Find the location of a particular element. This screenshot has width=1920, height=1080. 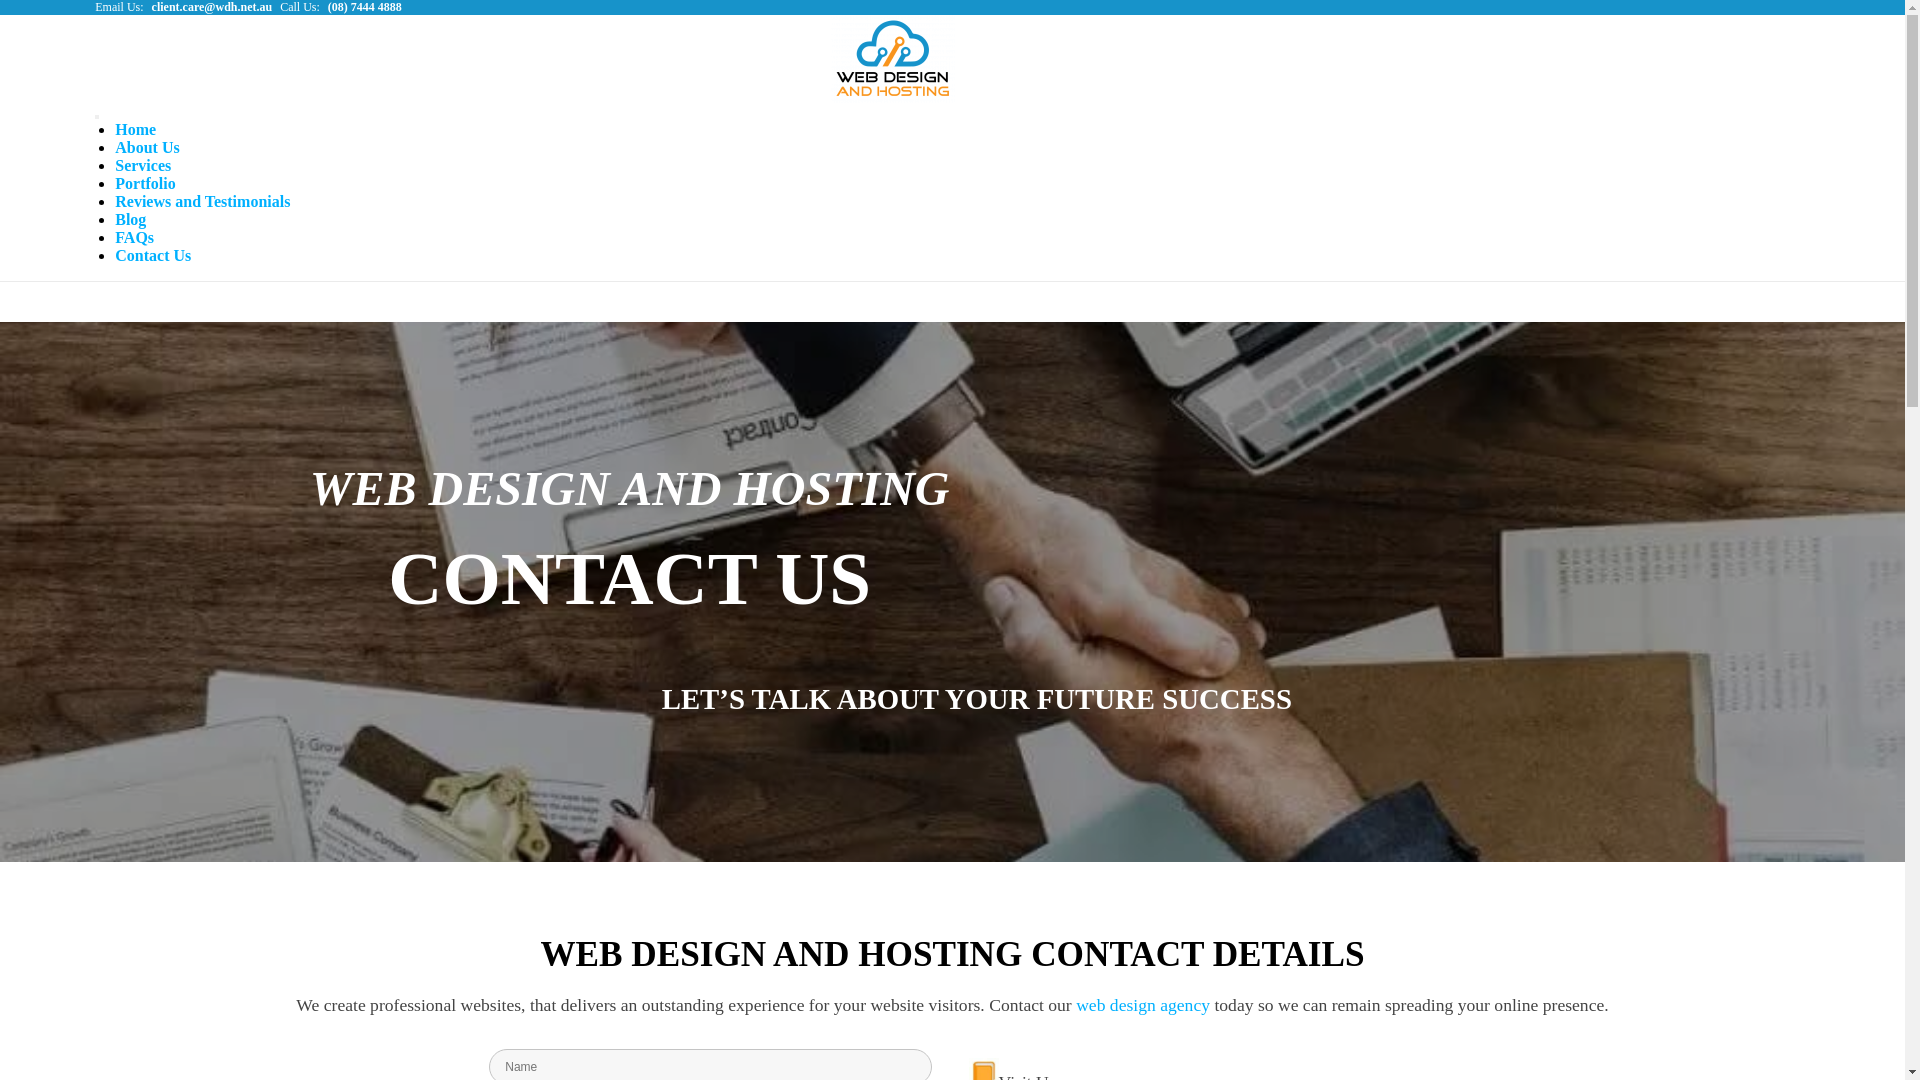

'web design agency' is located at coordinates (1142, 1005).